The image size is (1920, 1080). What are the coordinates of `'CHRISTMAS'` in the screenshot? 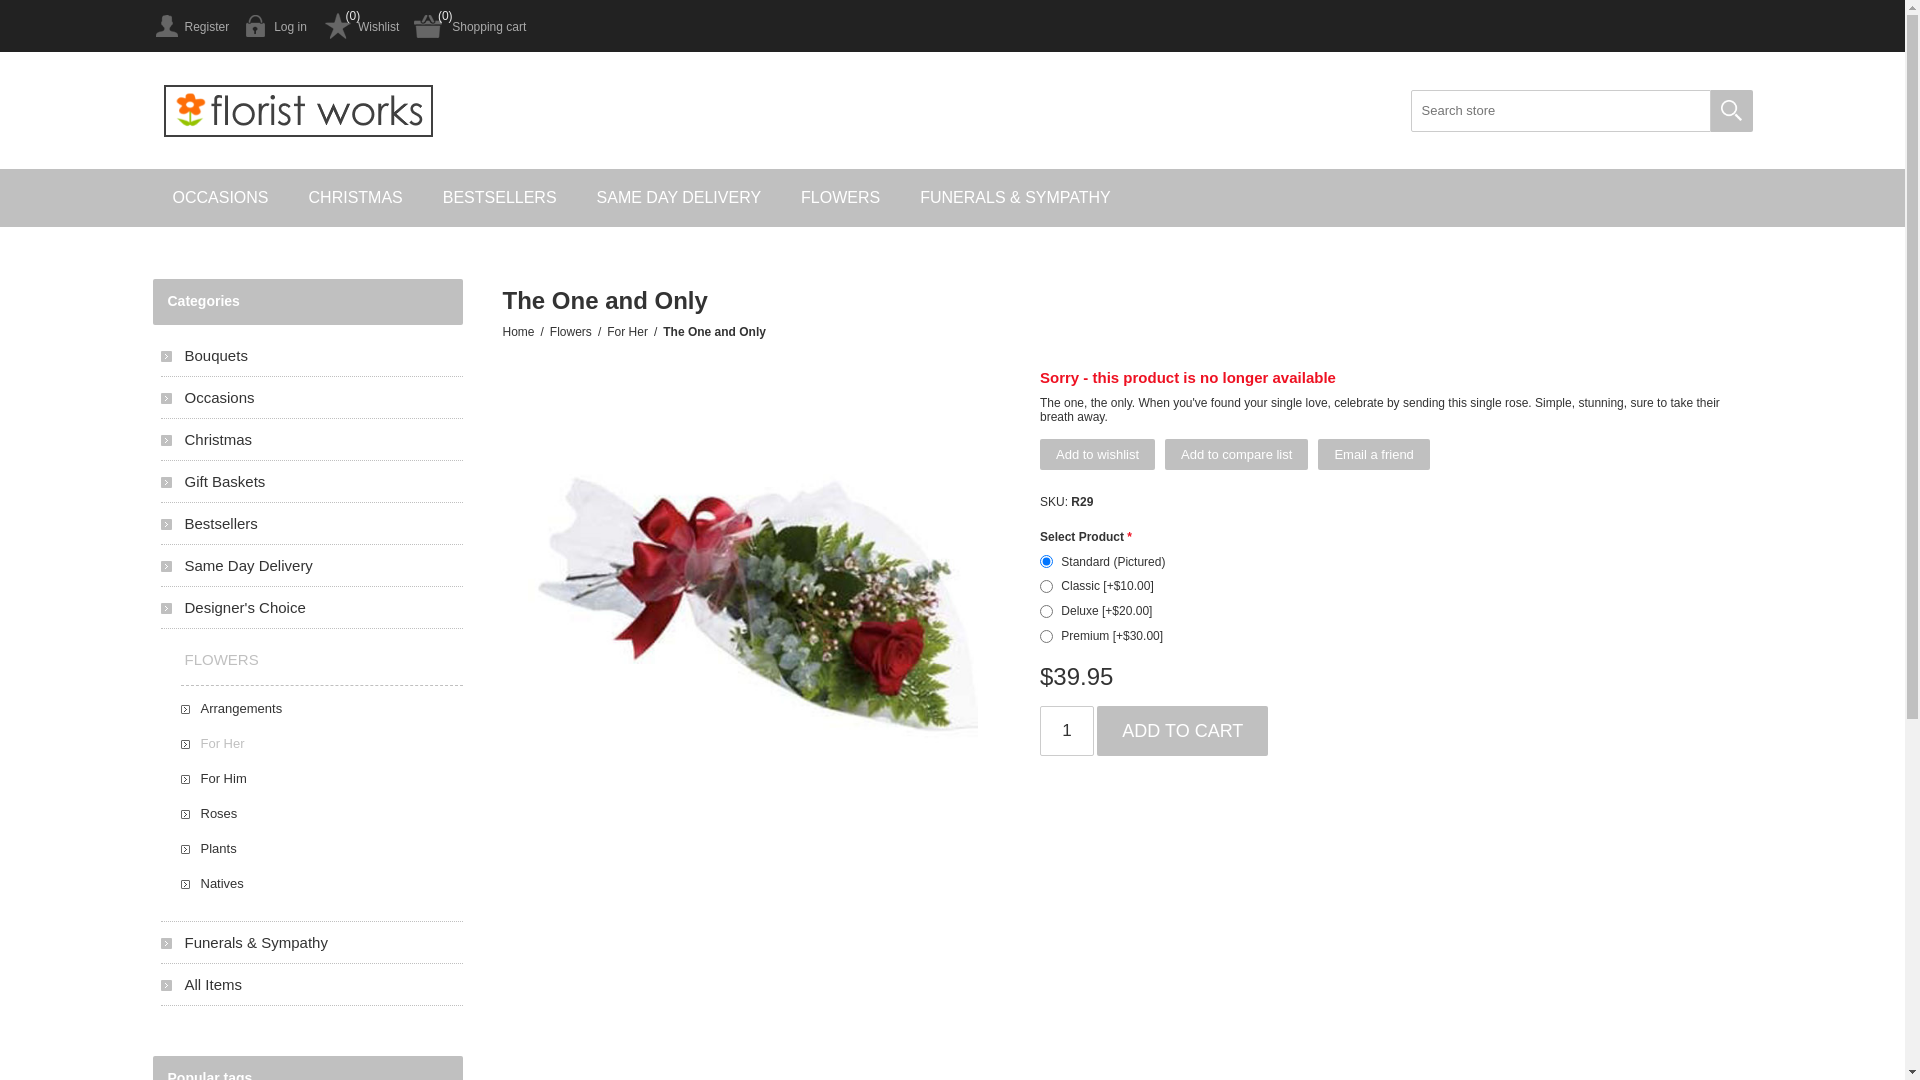 It's located at (287, 197).